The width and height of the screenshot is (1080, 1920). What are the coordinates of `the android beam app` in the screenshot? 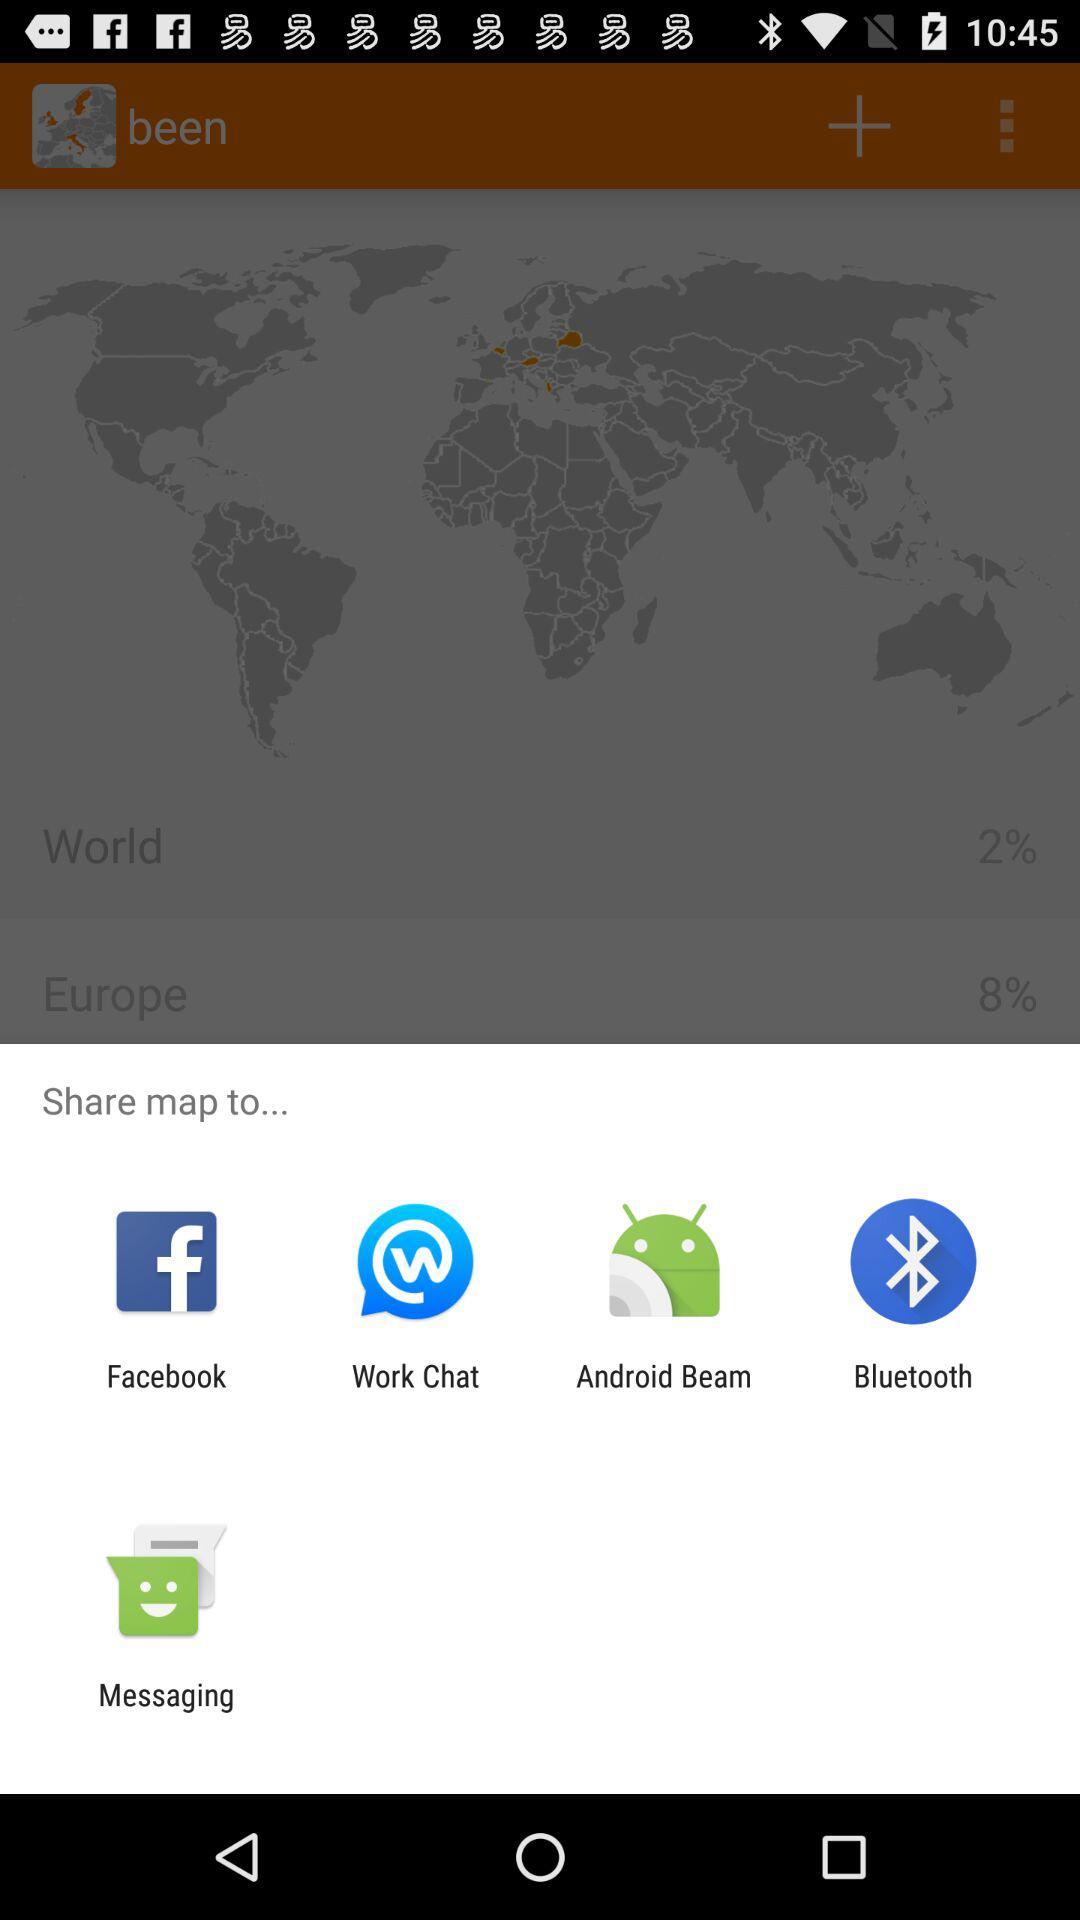 It's located at (664, 1392).